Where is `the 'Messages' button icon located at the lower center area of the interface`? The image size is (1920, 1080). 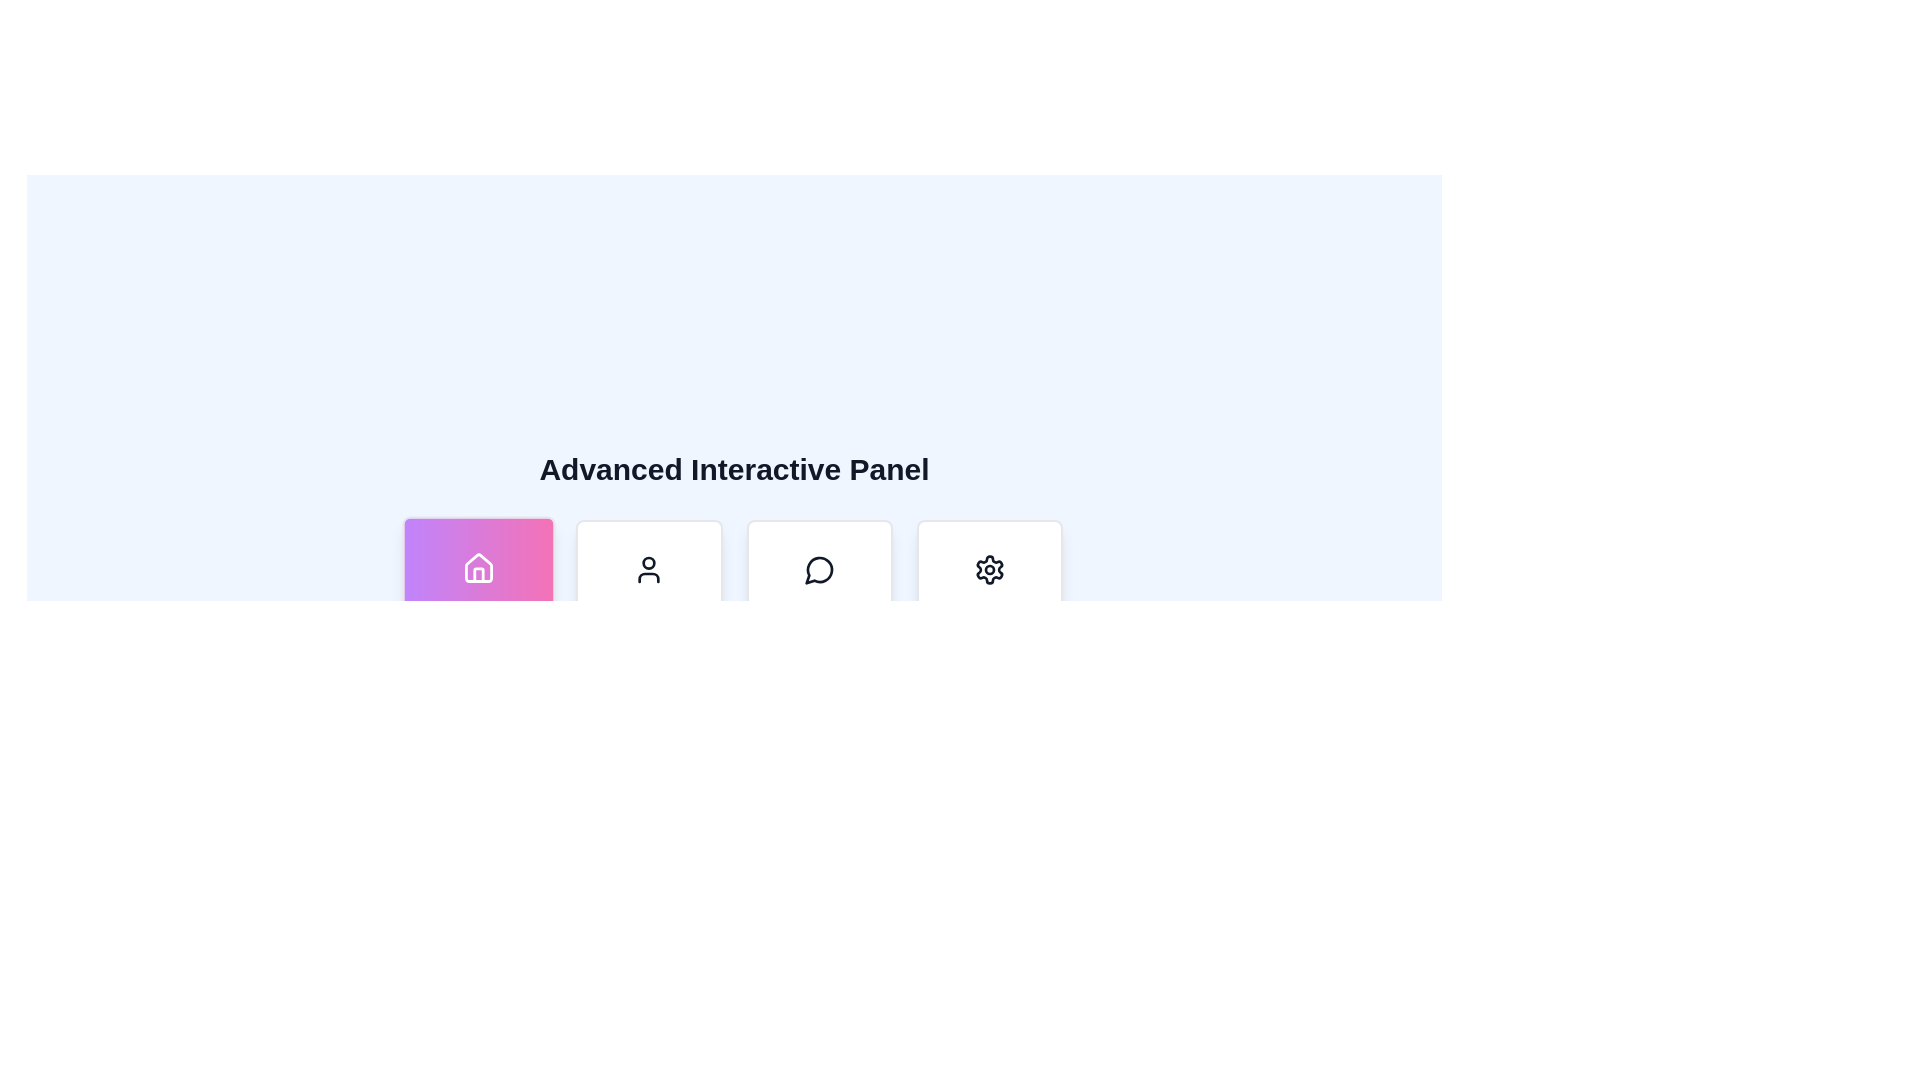
the 'Messages' button icon located at the lower center area of the interface is located at coordinates (819, 570).